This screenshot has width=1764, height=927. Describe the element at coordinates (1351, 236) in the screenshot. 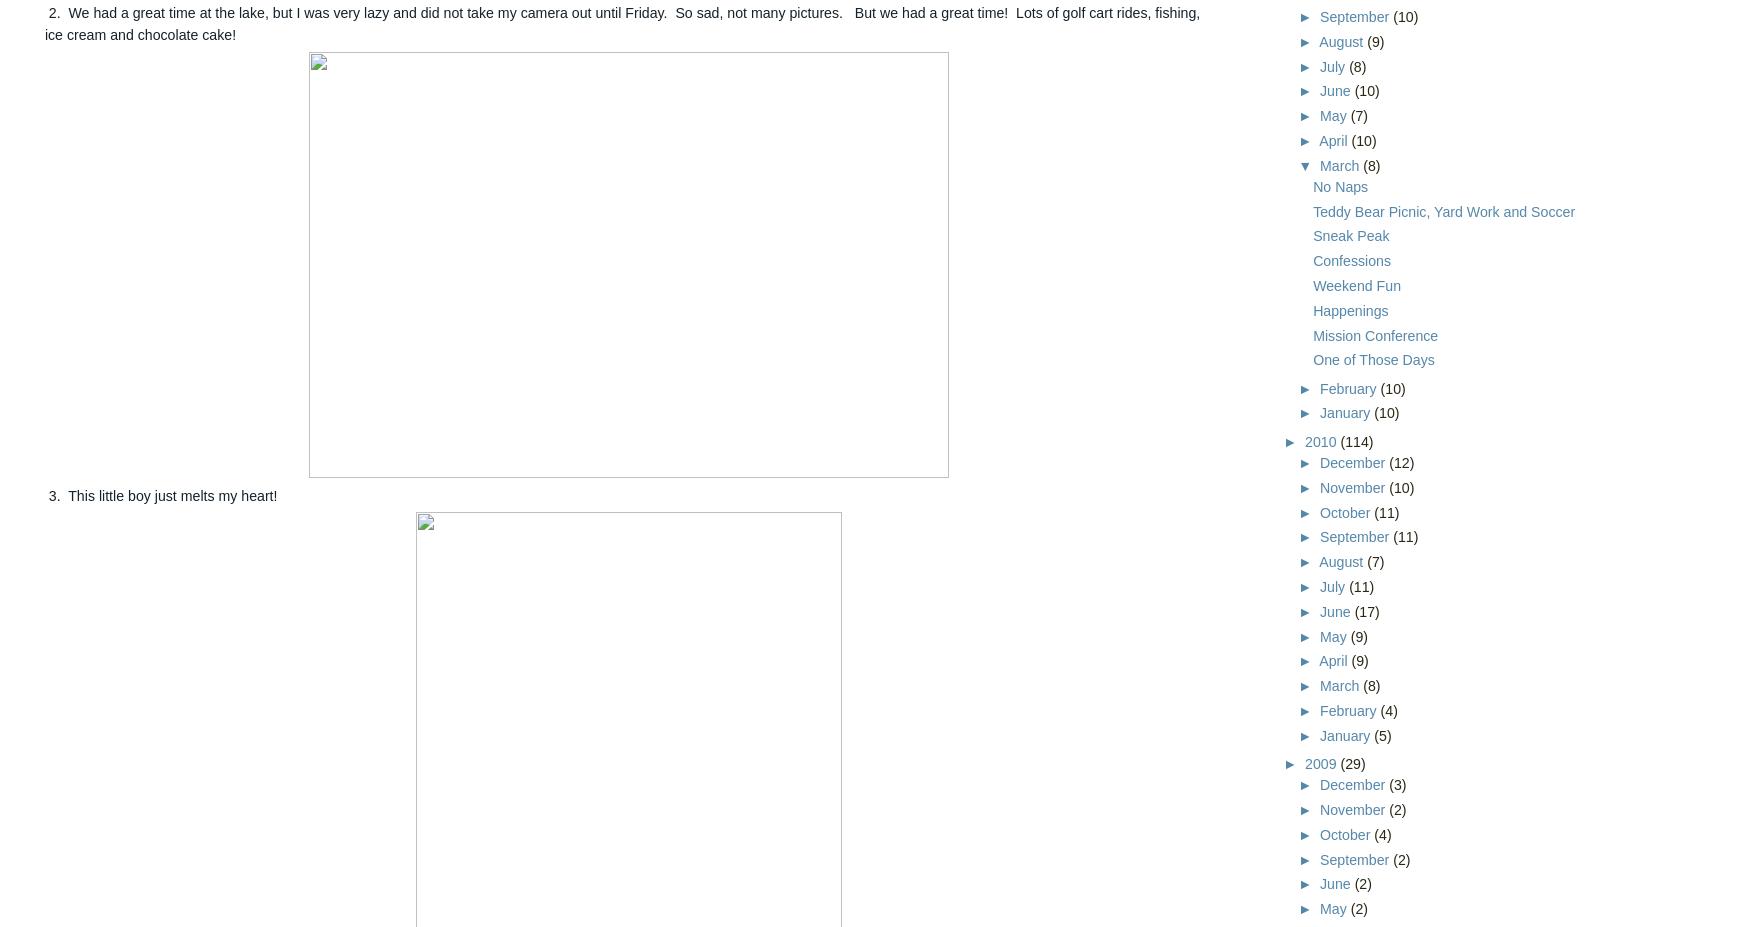

I see `'Sneak Peak'` at that location.